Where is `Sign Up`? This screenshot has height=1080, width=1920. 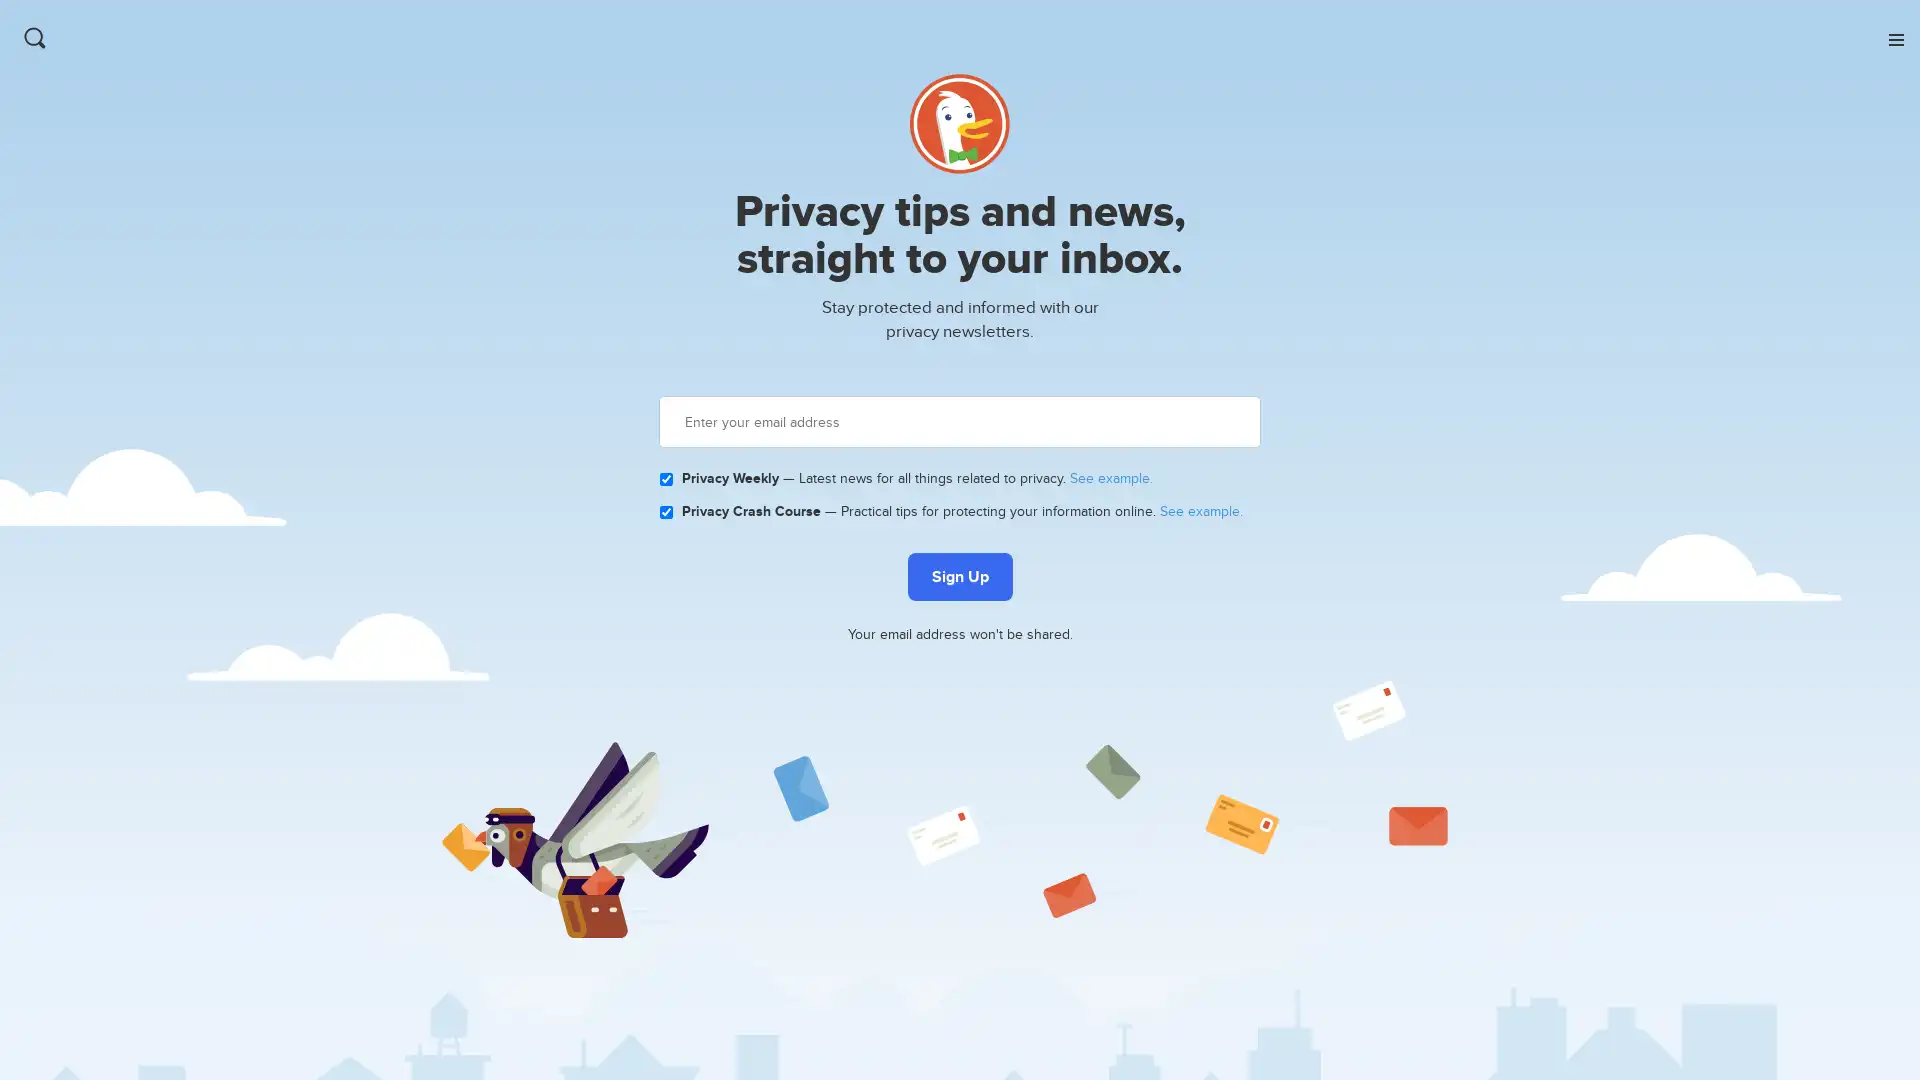 Sign Up is located at coordinates (958, 577).